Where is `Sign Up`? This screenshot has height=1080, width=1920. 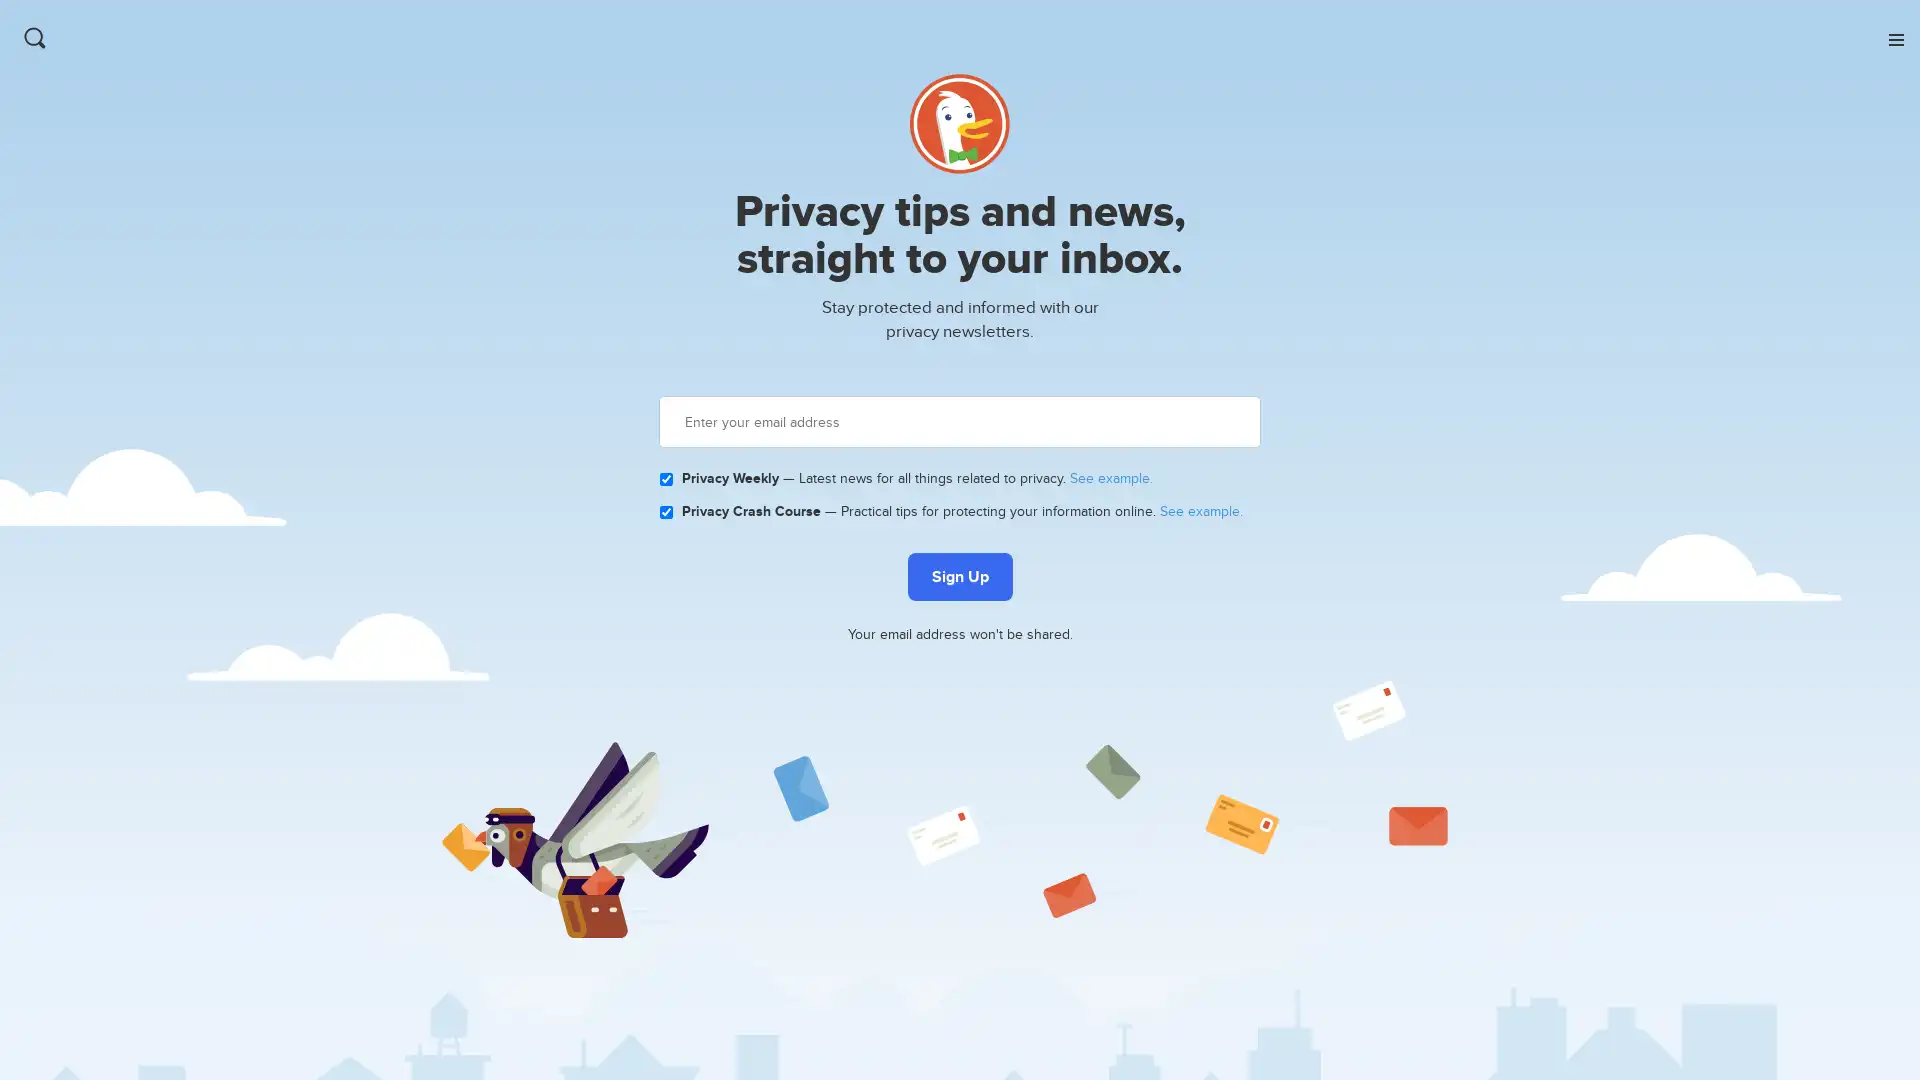 Sign Up is located at coordinates (958, 577).